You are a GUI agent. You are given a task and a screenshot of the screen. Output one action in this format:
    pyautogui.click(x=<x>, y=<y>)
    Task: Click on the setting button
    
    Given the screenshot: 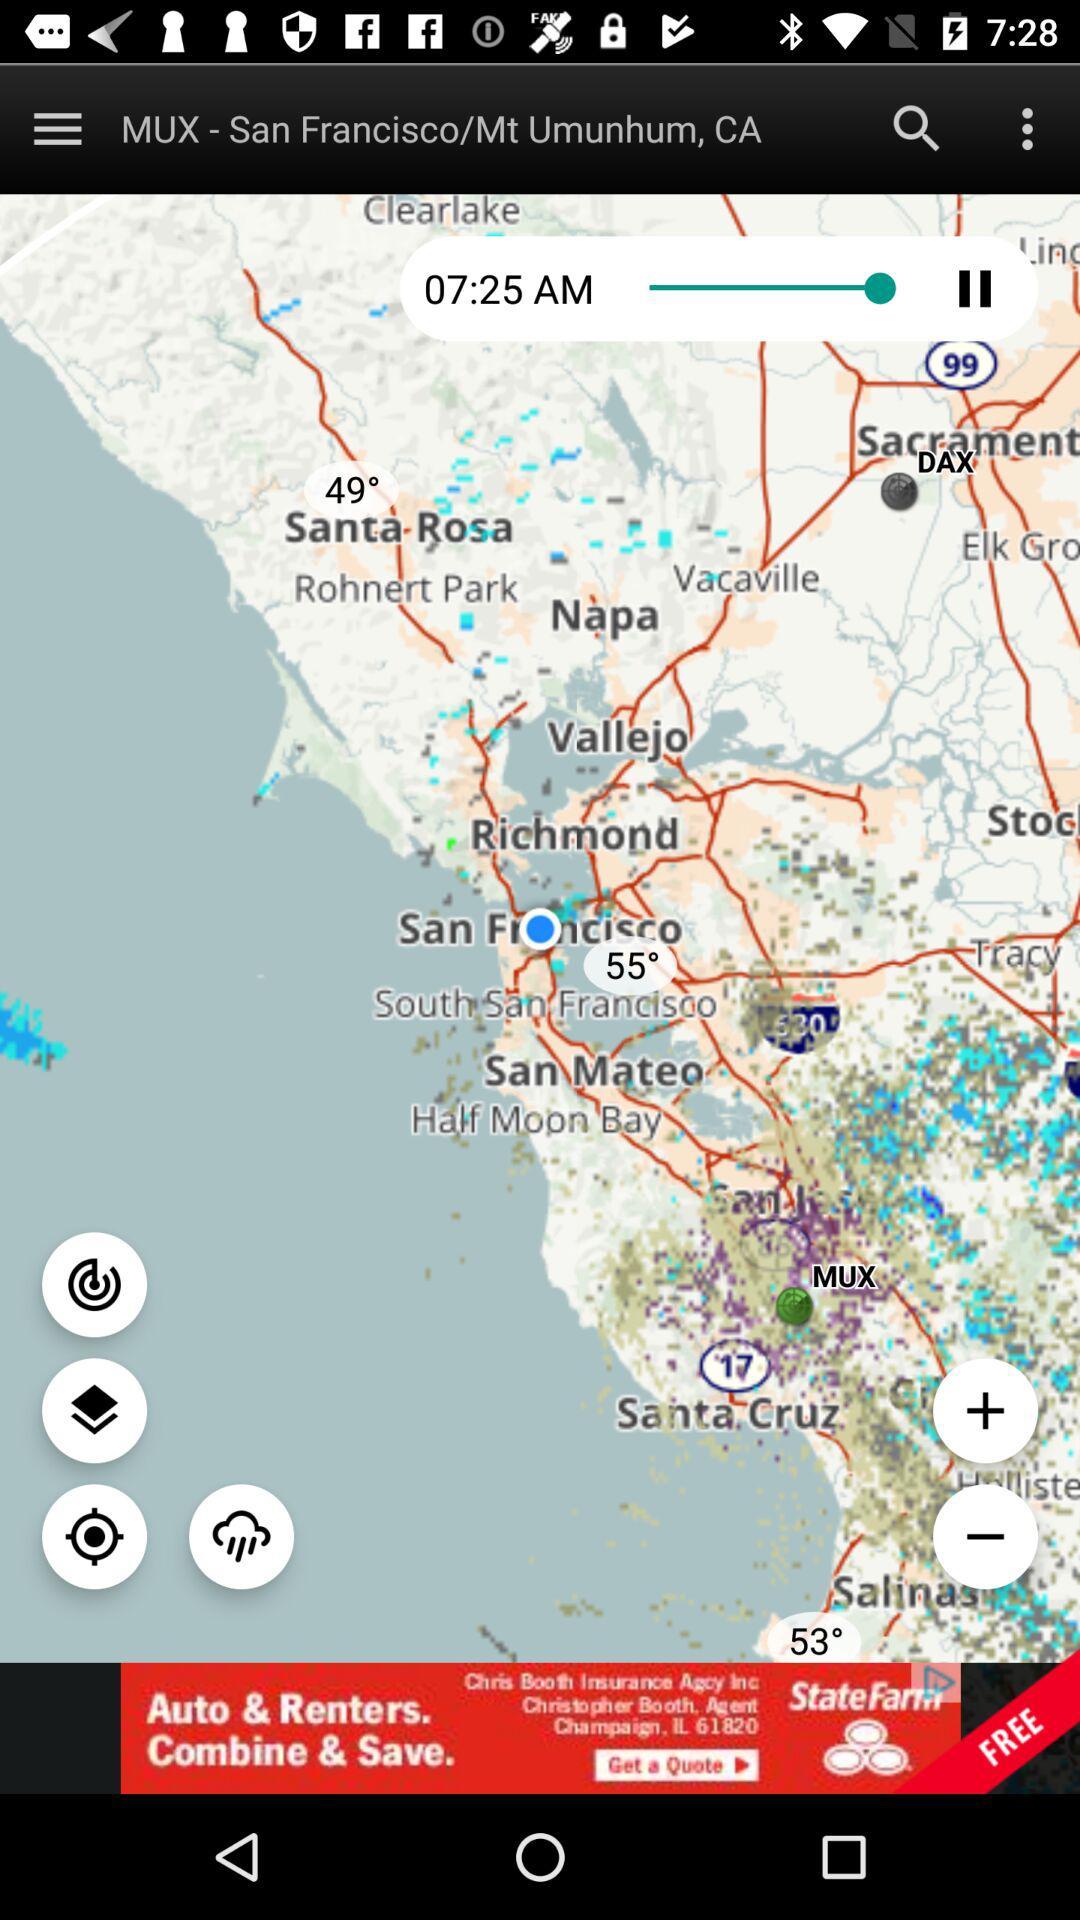 What is the action you would take?
    pyautogui.click(x=94, y=1409)
    